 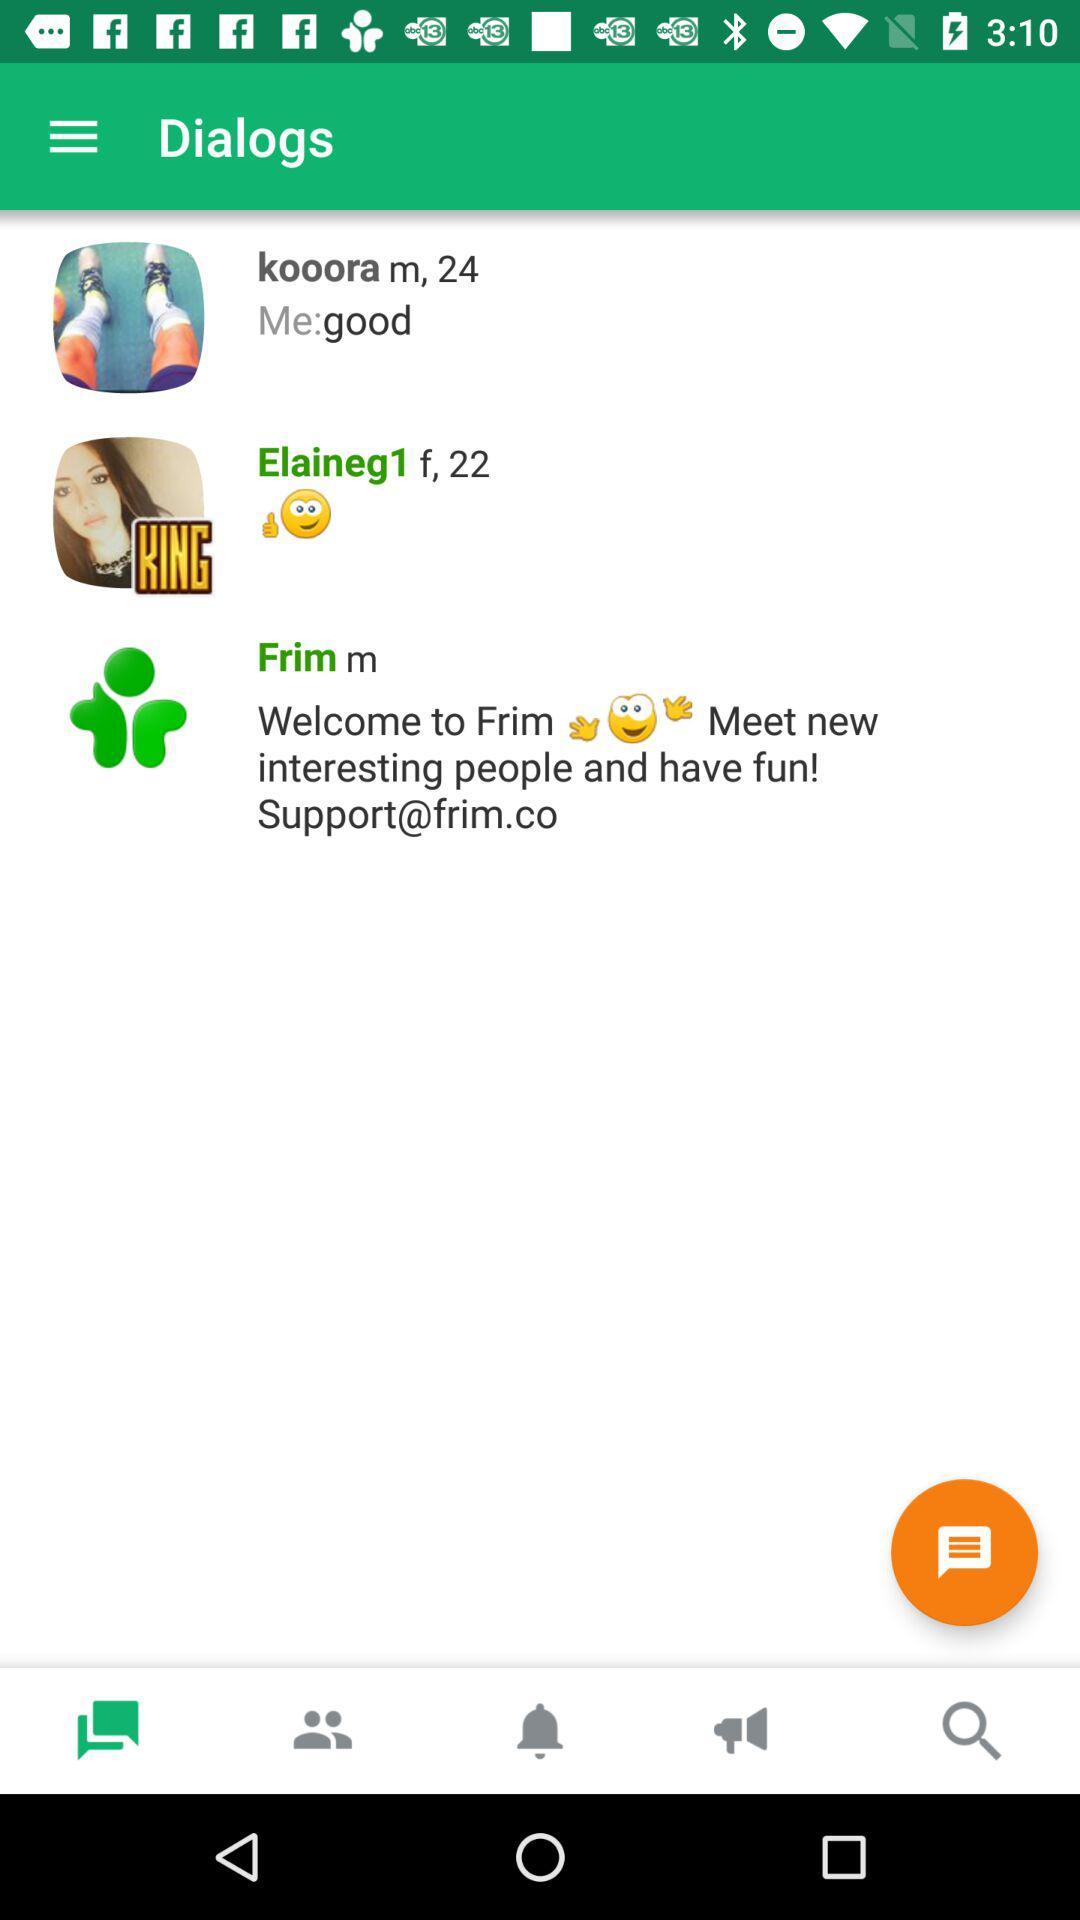 What do you see at coordinates (312, 260) in the screenshot?
I see `the item to the left of the m, 24 icon` at bounding box center [312, 260].